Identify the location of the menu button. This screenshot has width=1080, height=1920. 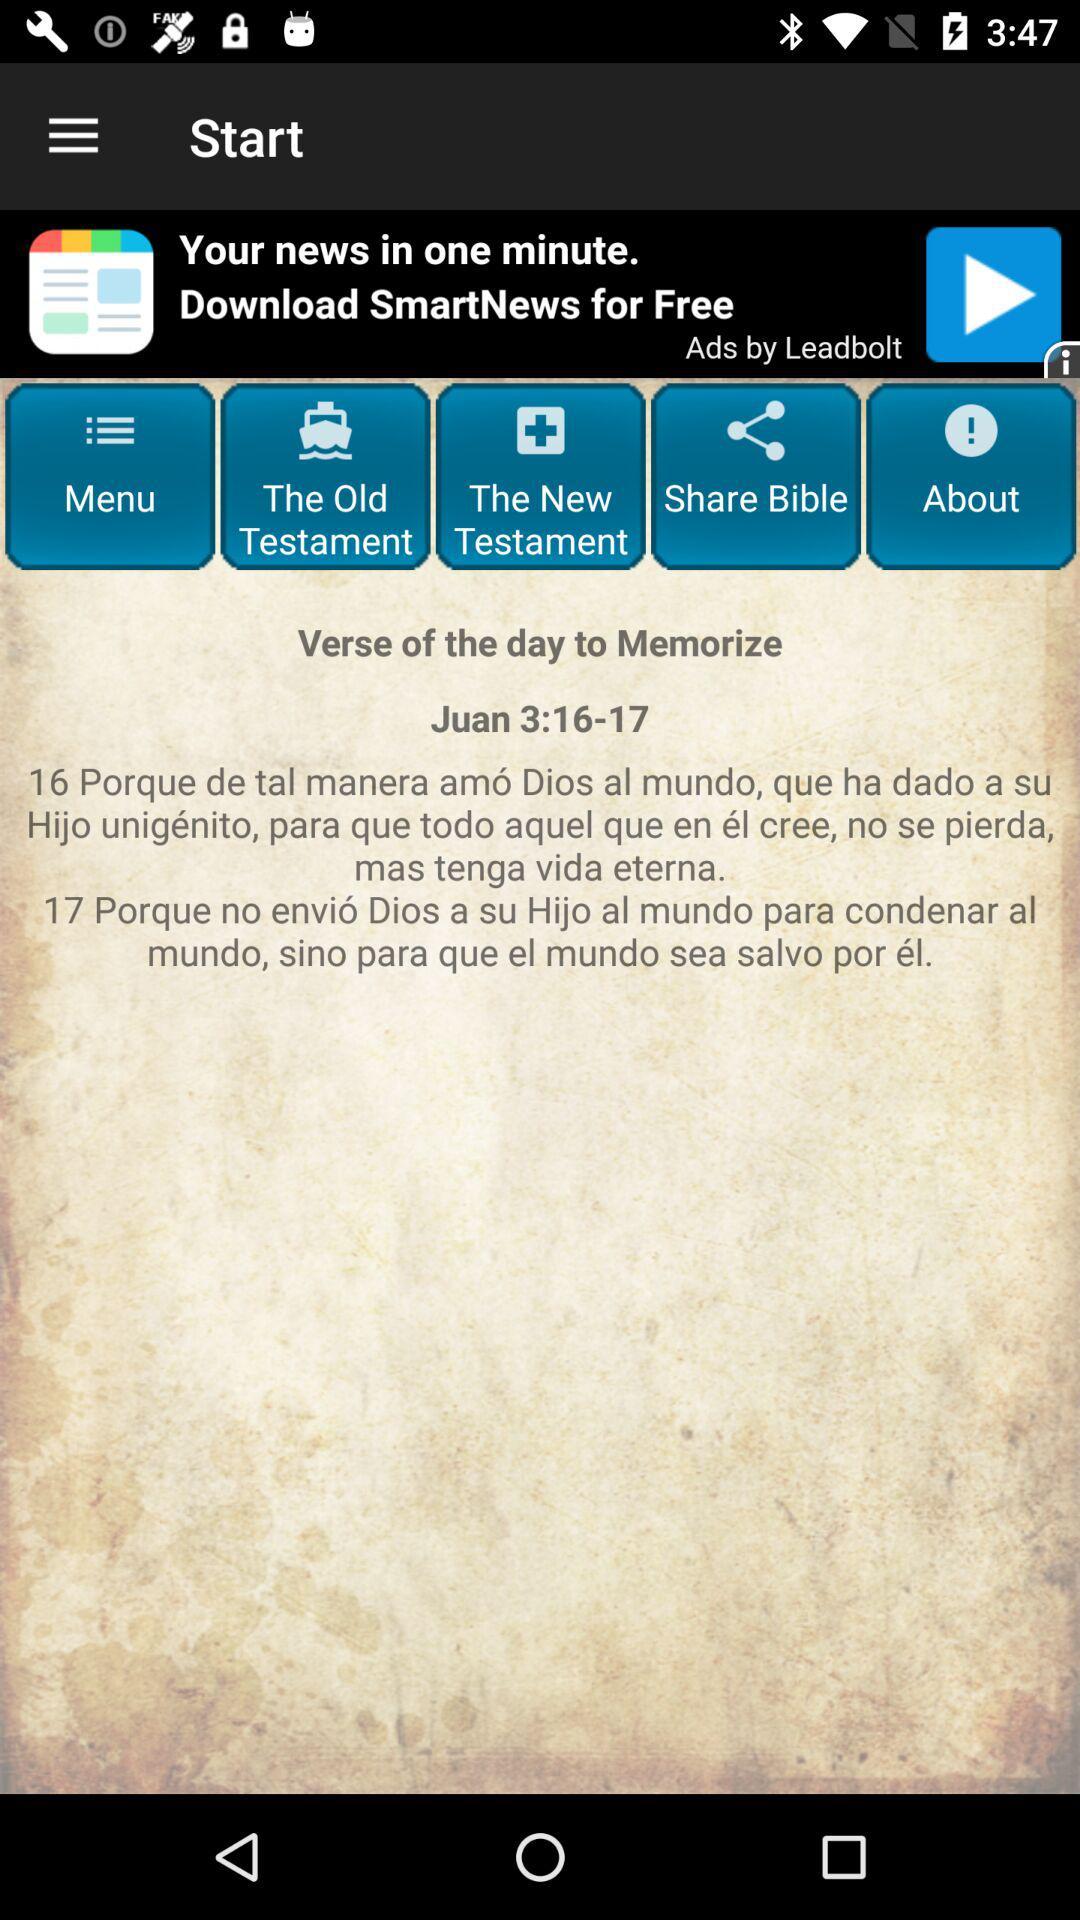
(110, 475).